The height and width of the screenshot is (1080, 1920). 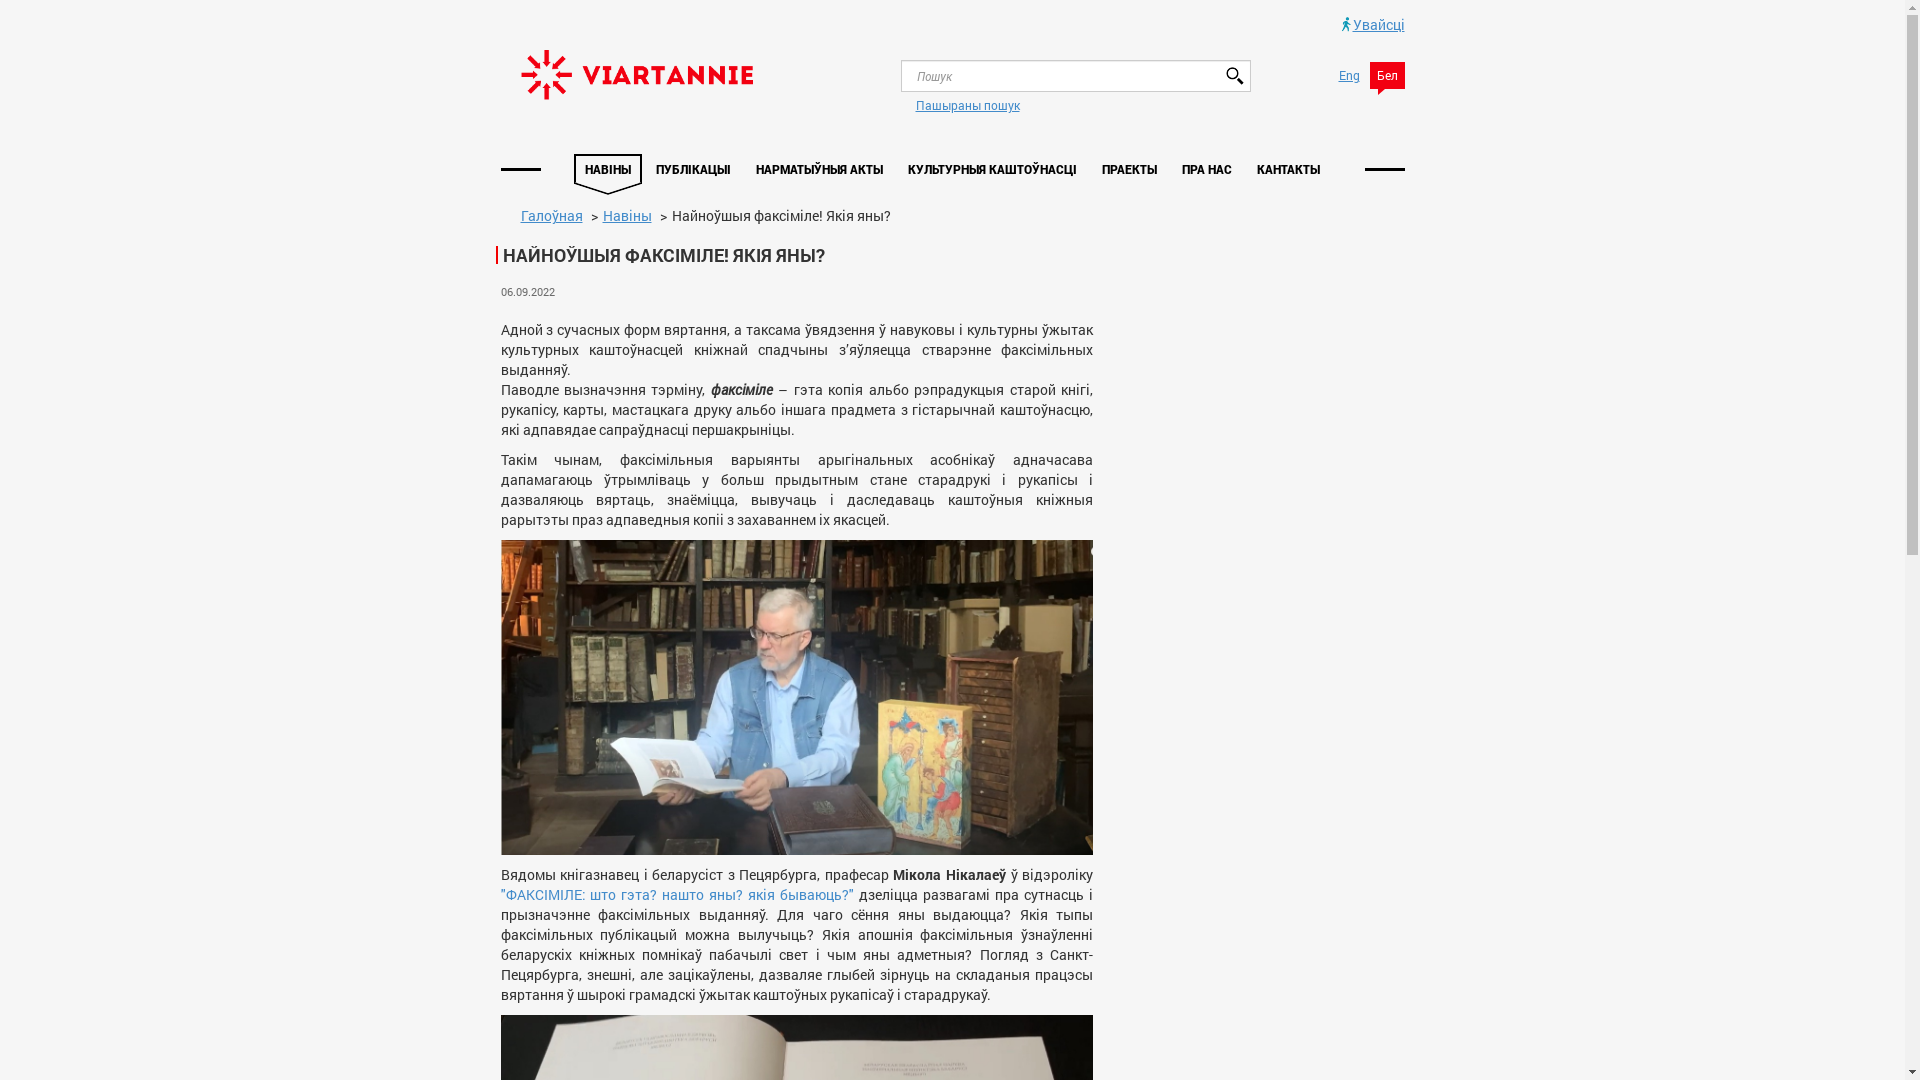 I want to click on 'Eng', so click(x=1349, y=74).